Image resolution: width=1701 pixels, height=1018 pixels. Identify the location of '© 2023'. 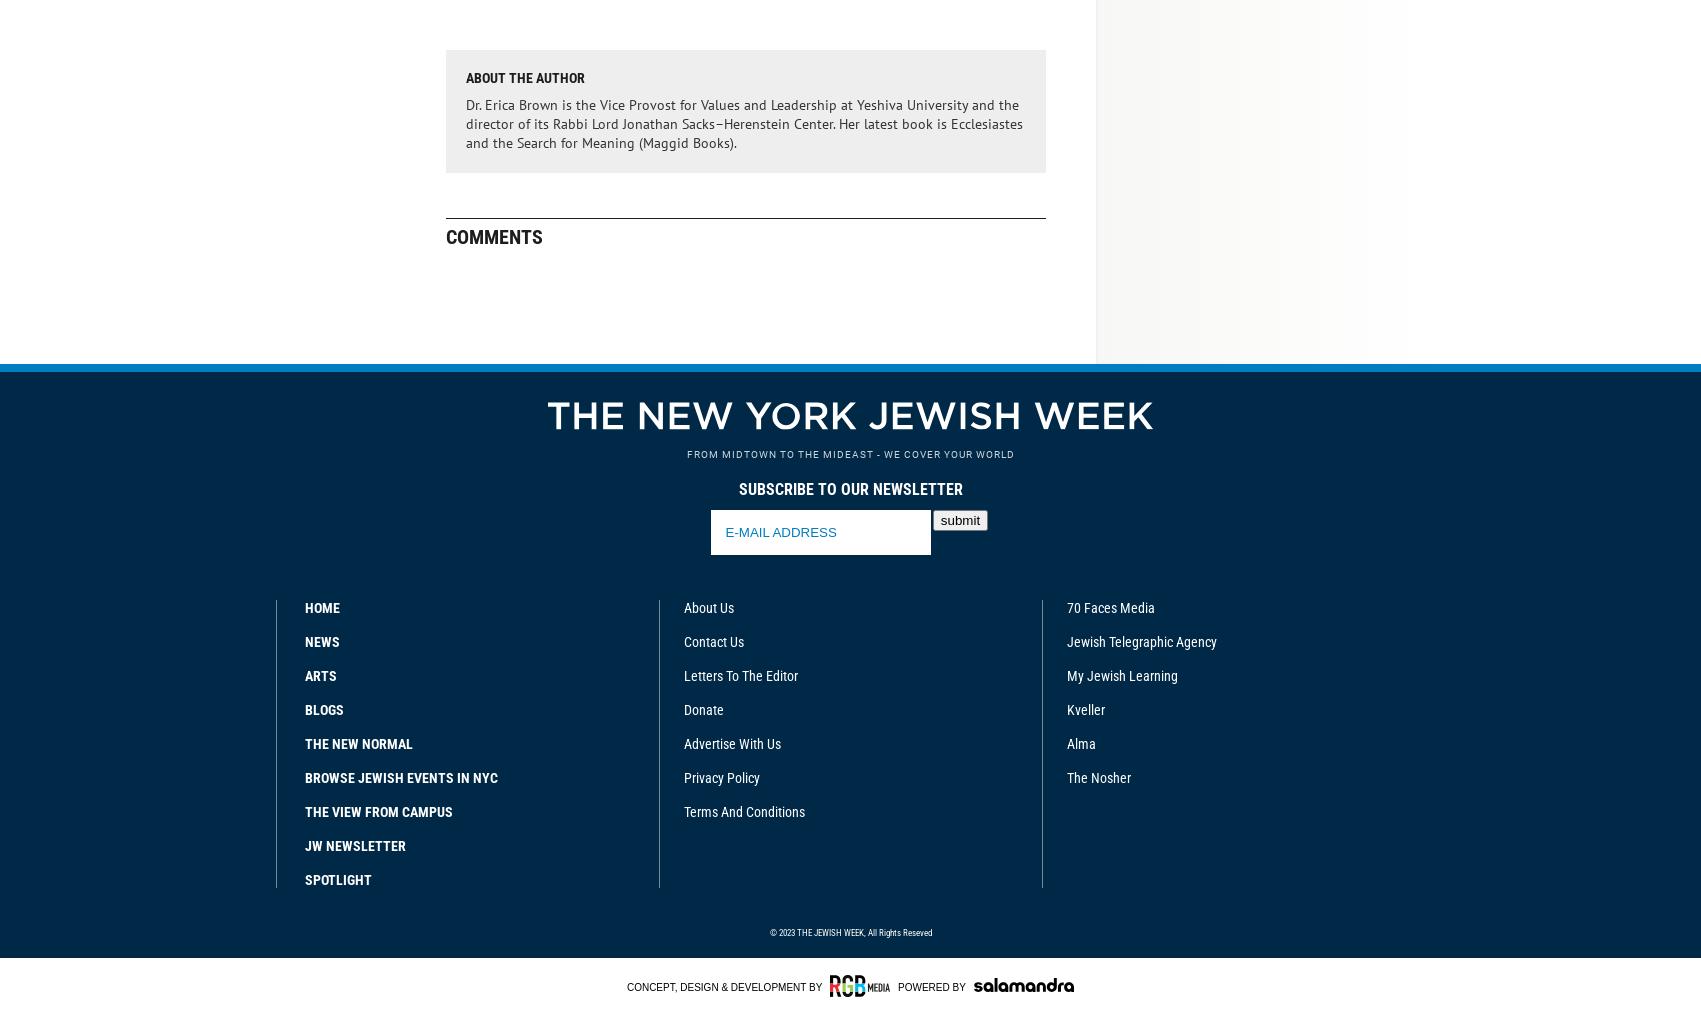
(782, 930).